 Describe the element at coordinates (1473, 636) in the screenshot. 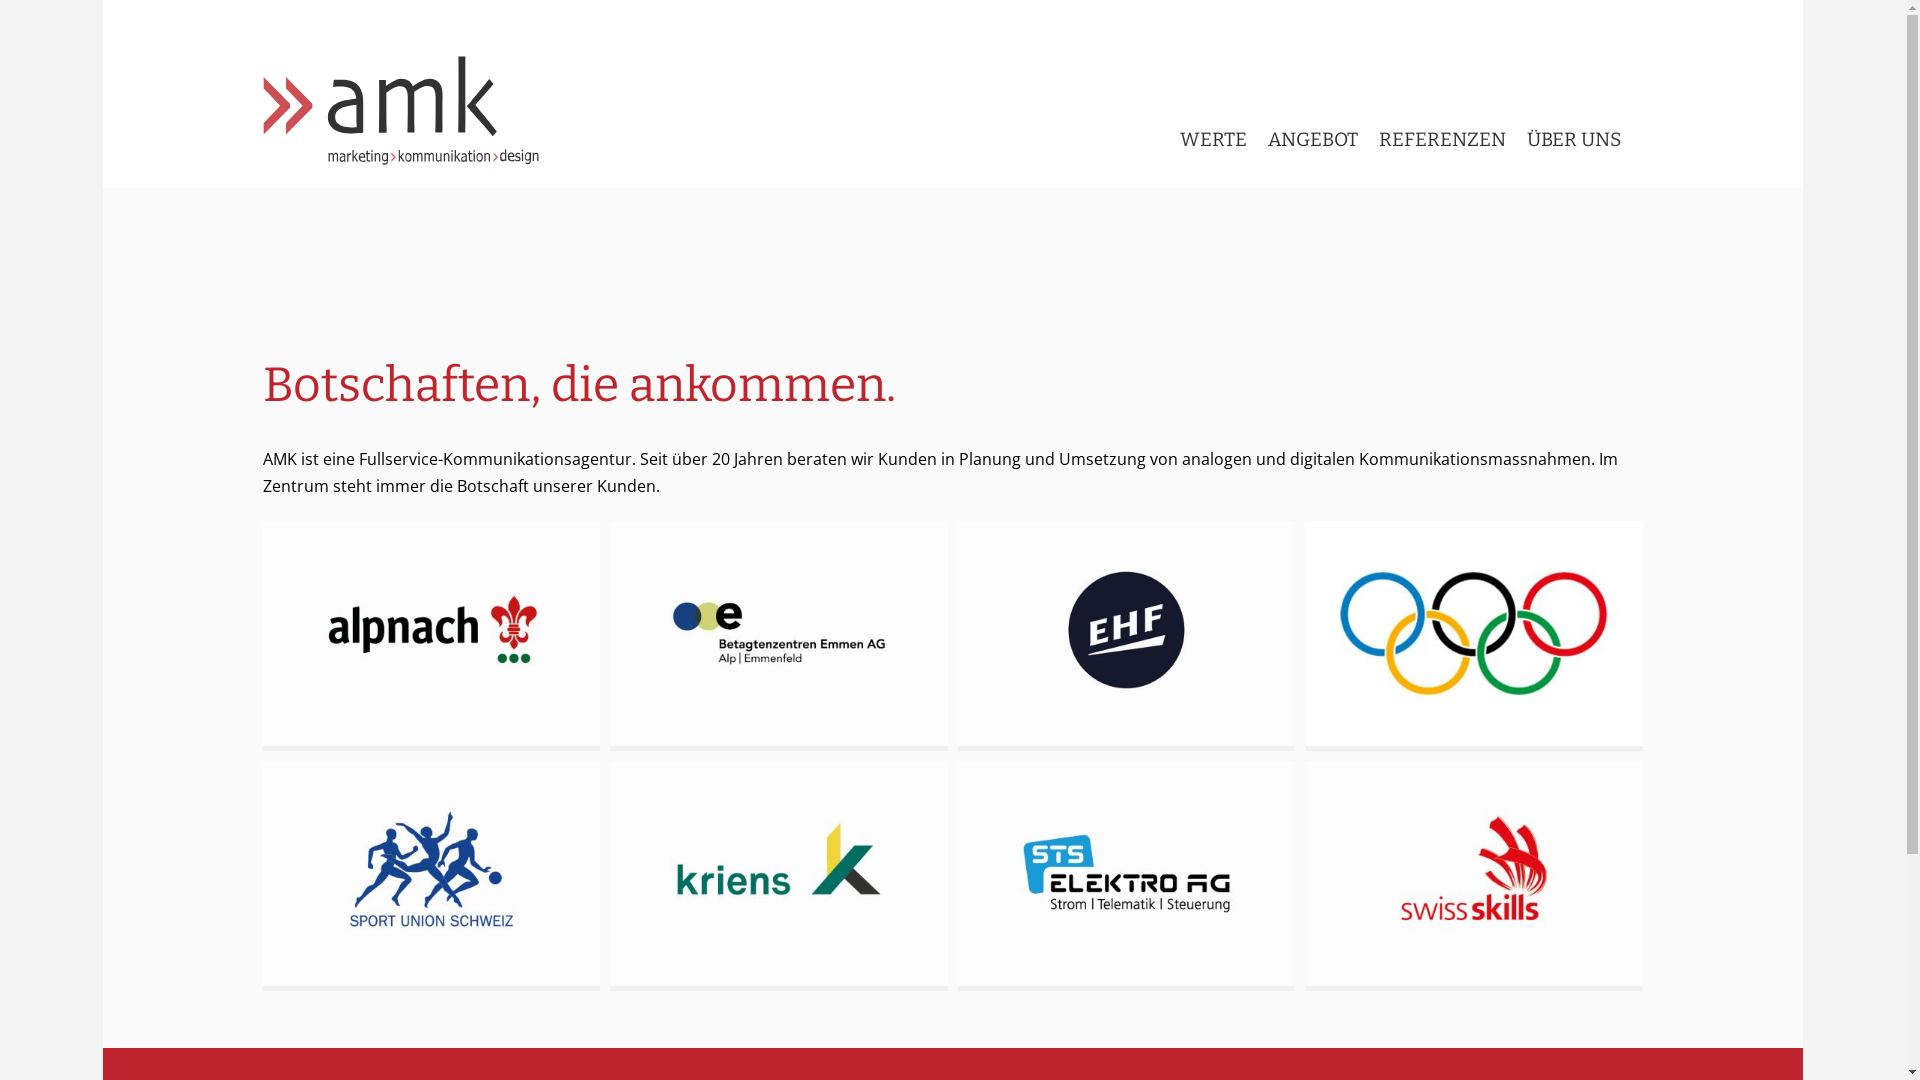

I see `'Olympische-Spiele'` at that location.